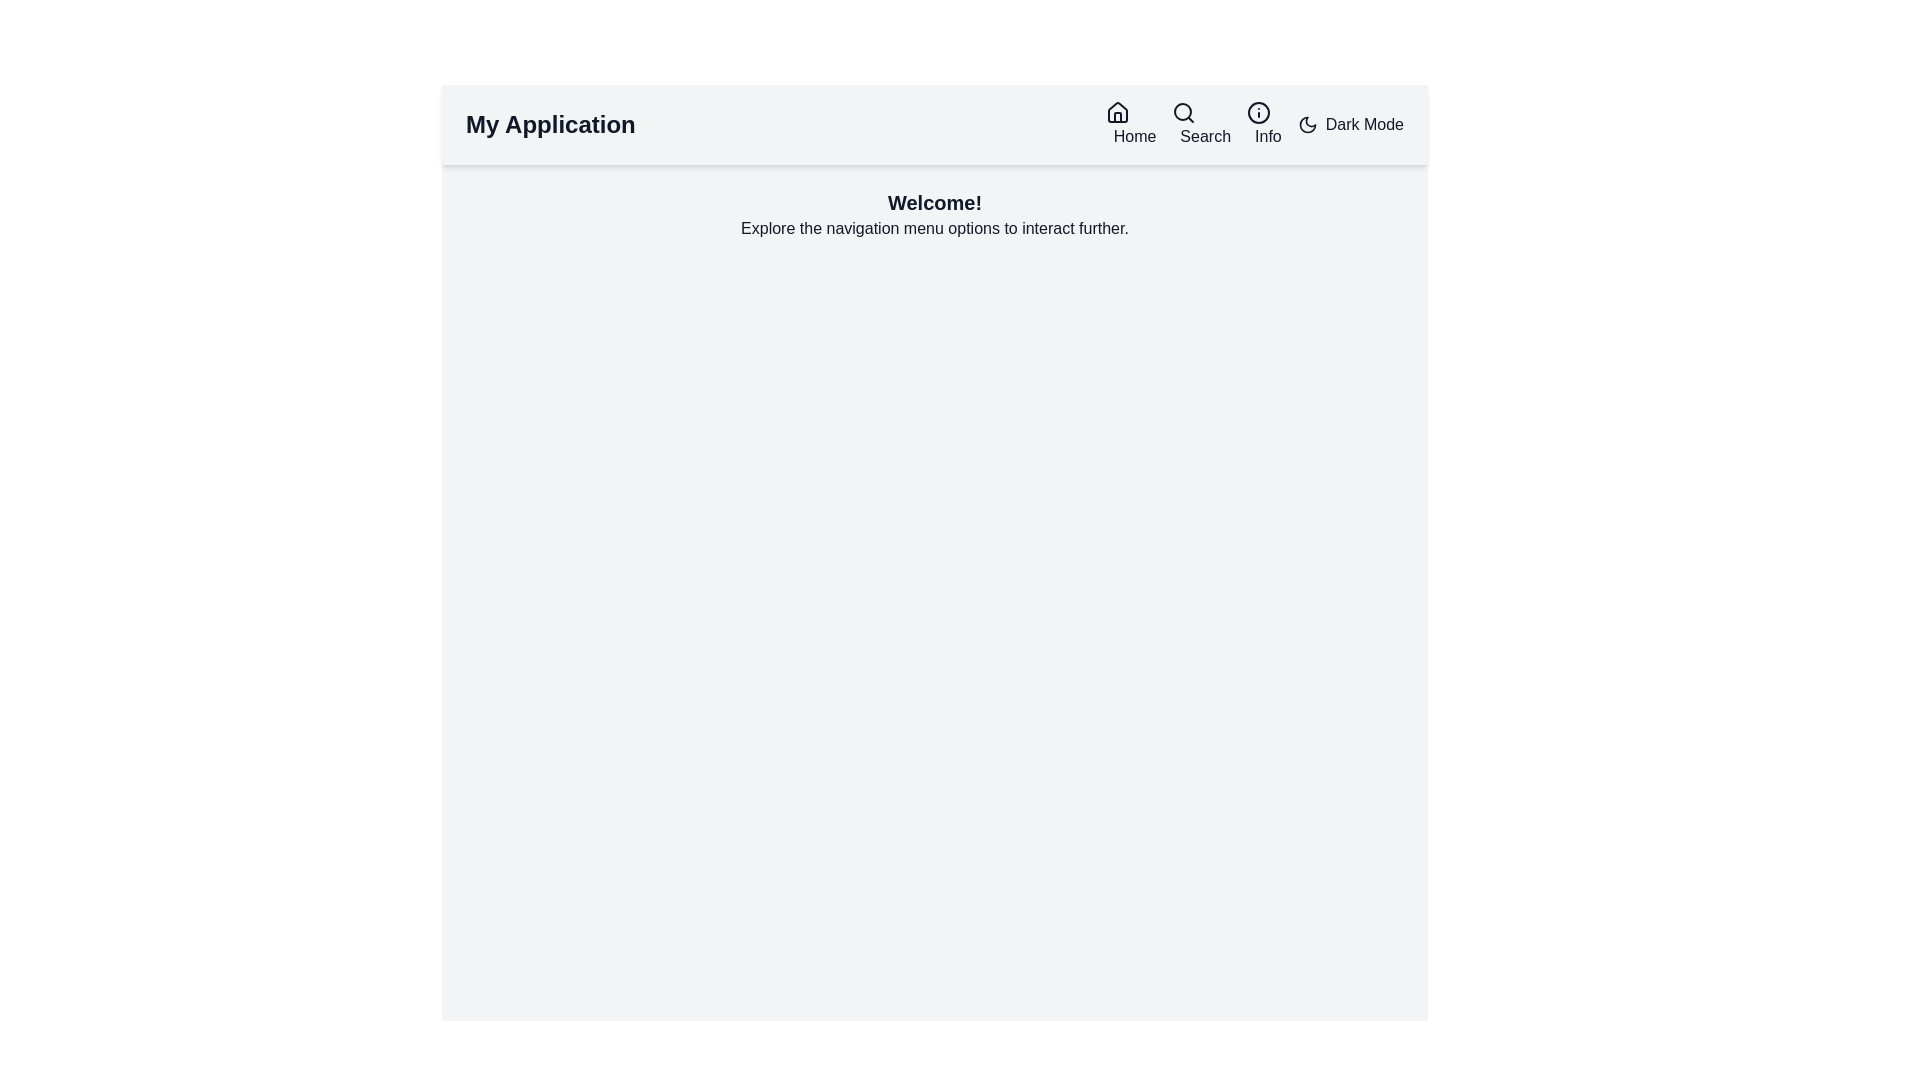 The height and width of the screenshot is (1080, 1920). What do you see at coordinates (1350, 124) in the screenshot?
I see `the toggle button with an icon and text on the right side of the header section to switch between light and dark themes` at bounding box center [1350, 124].